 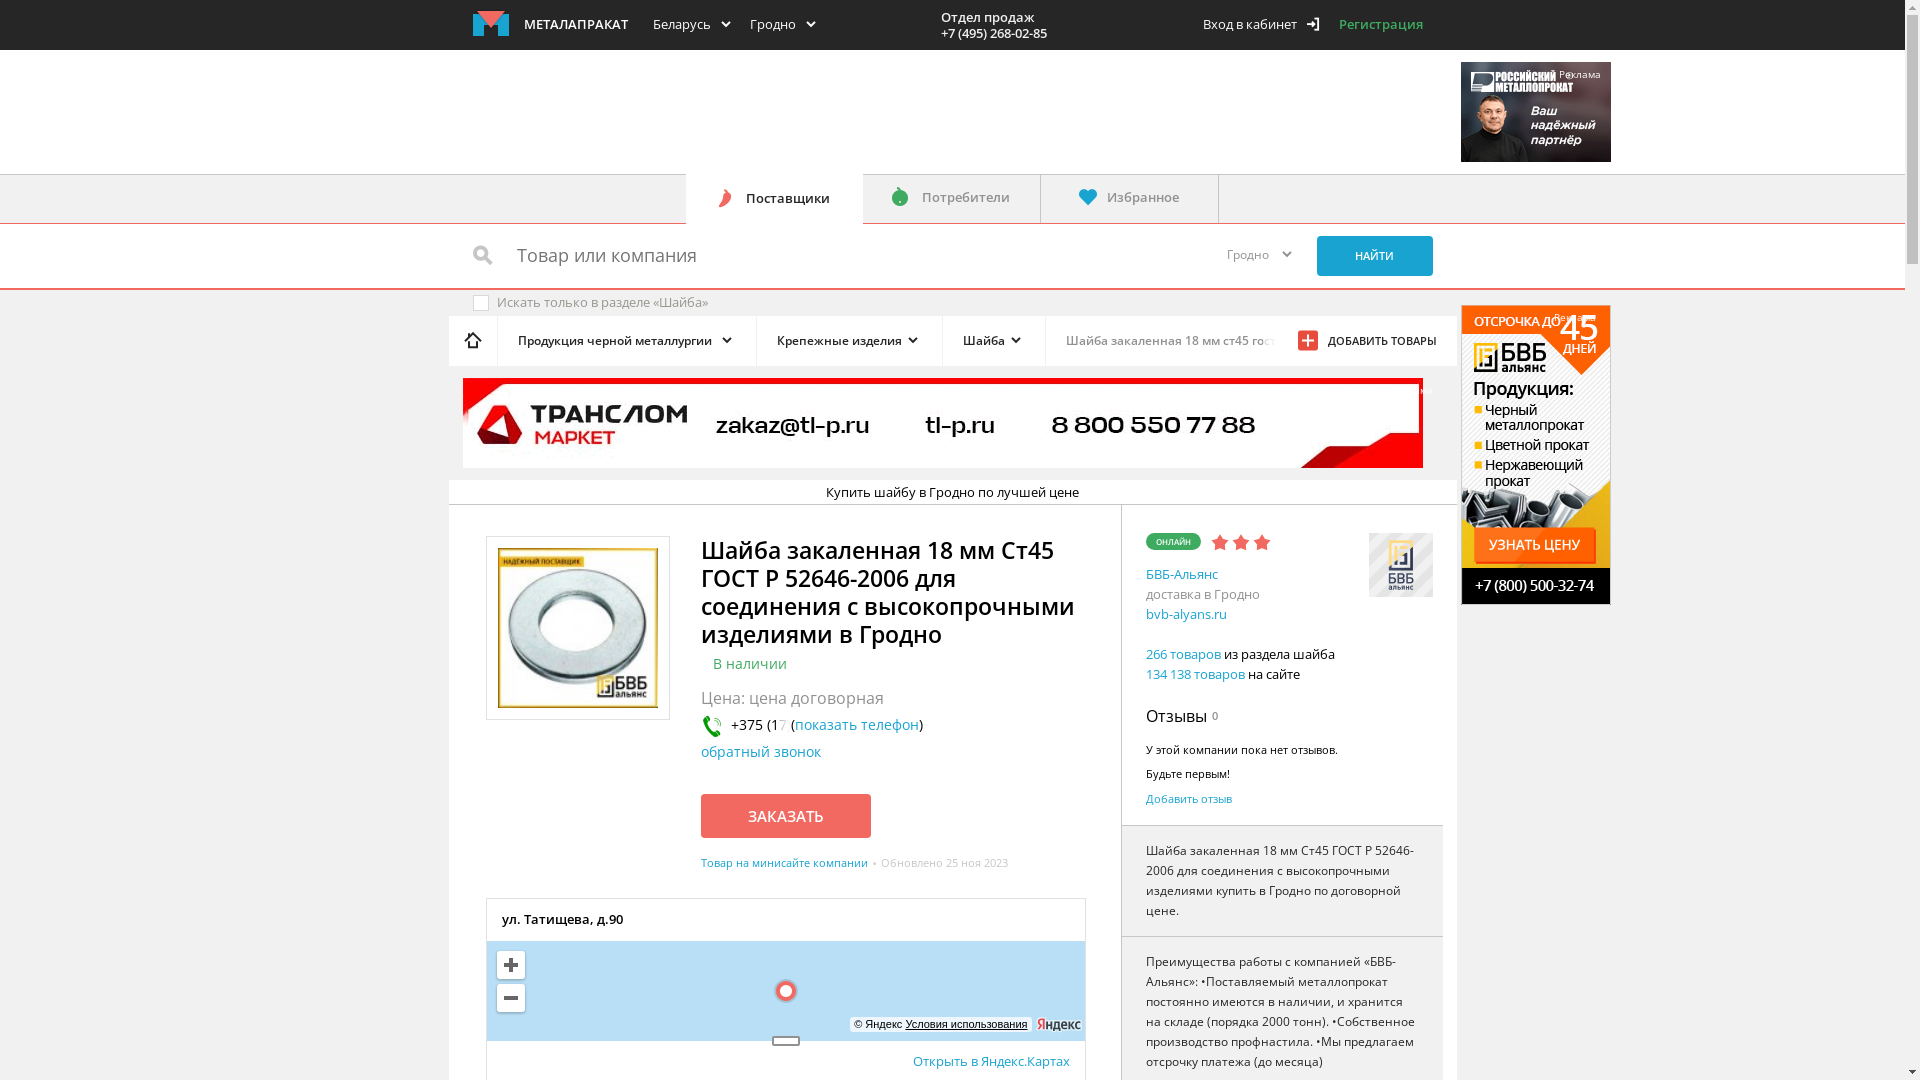 What do you see at coordinates (1146, 612) in the screenshot?
I see `'bvb-alyans.ru'` at bounding box center [1146, 612].